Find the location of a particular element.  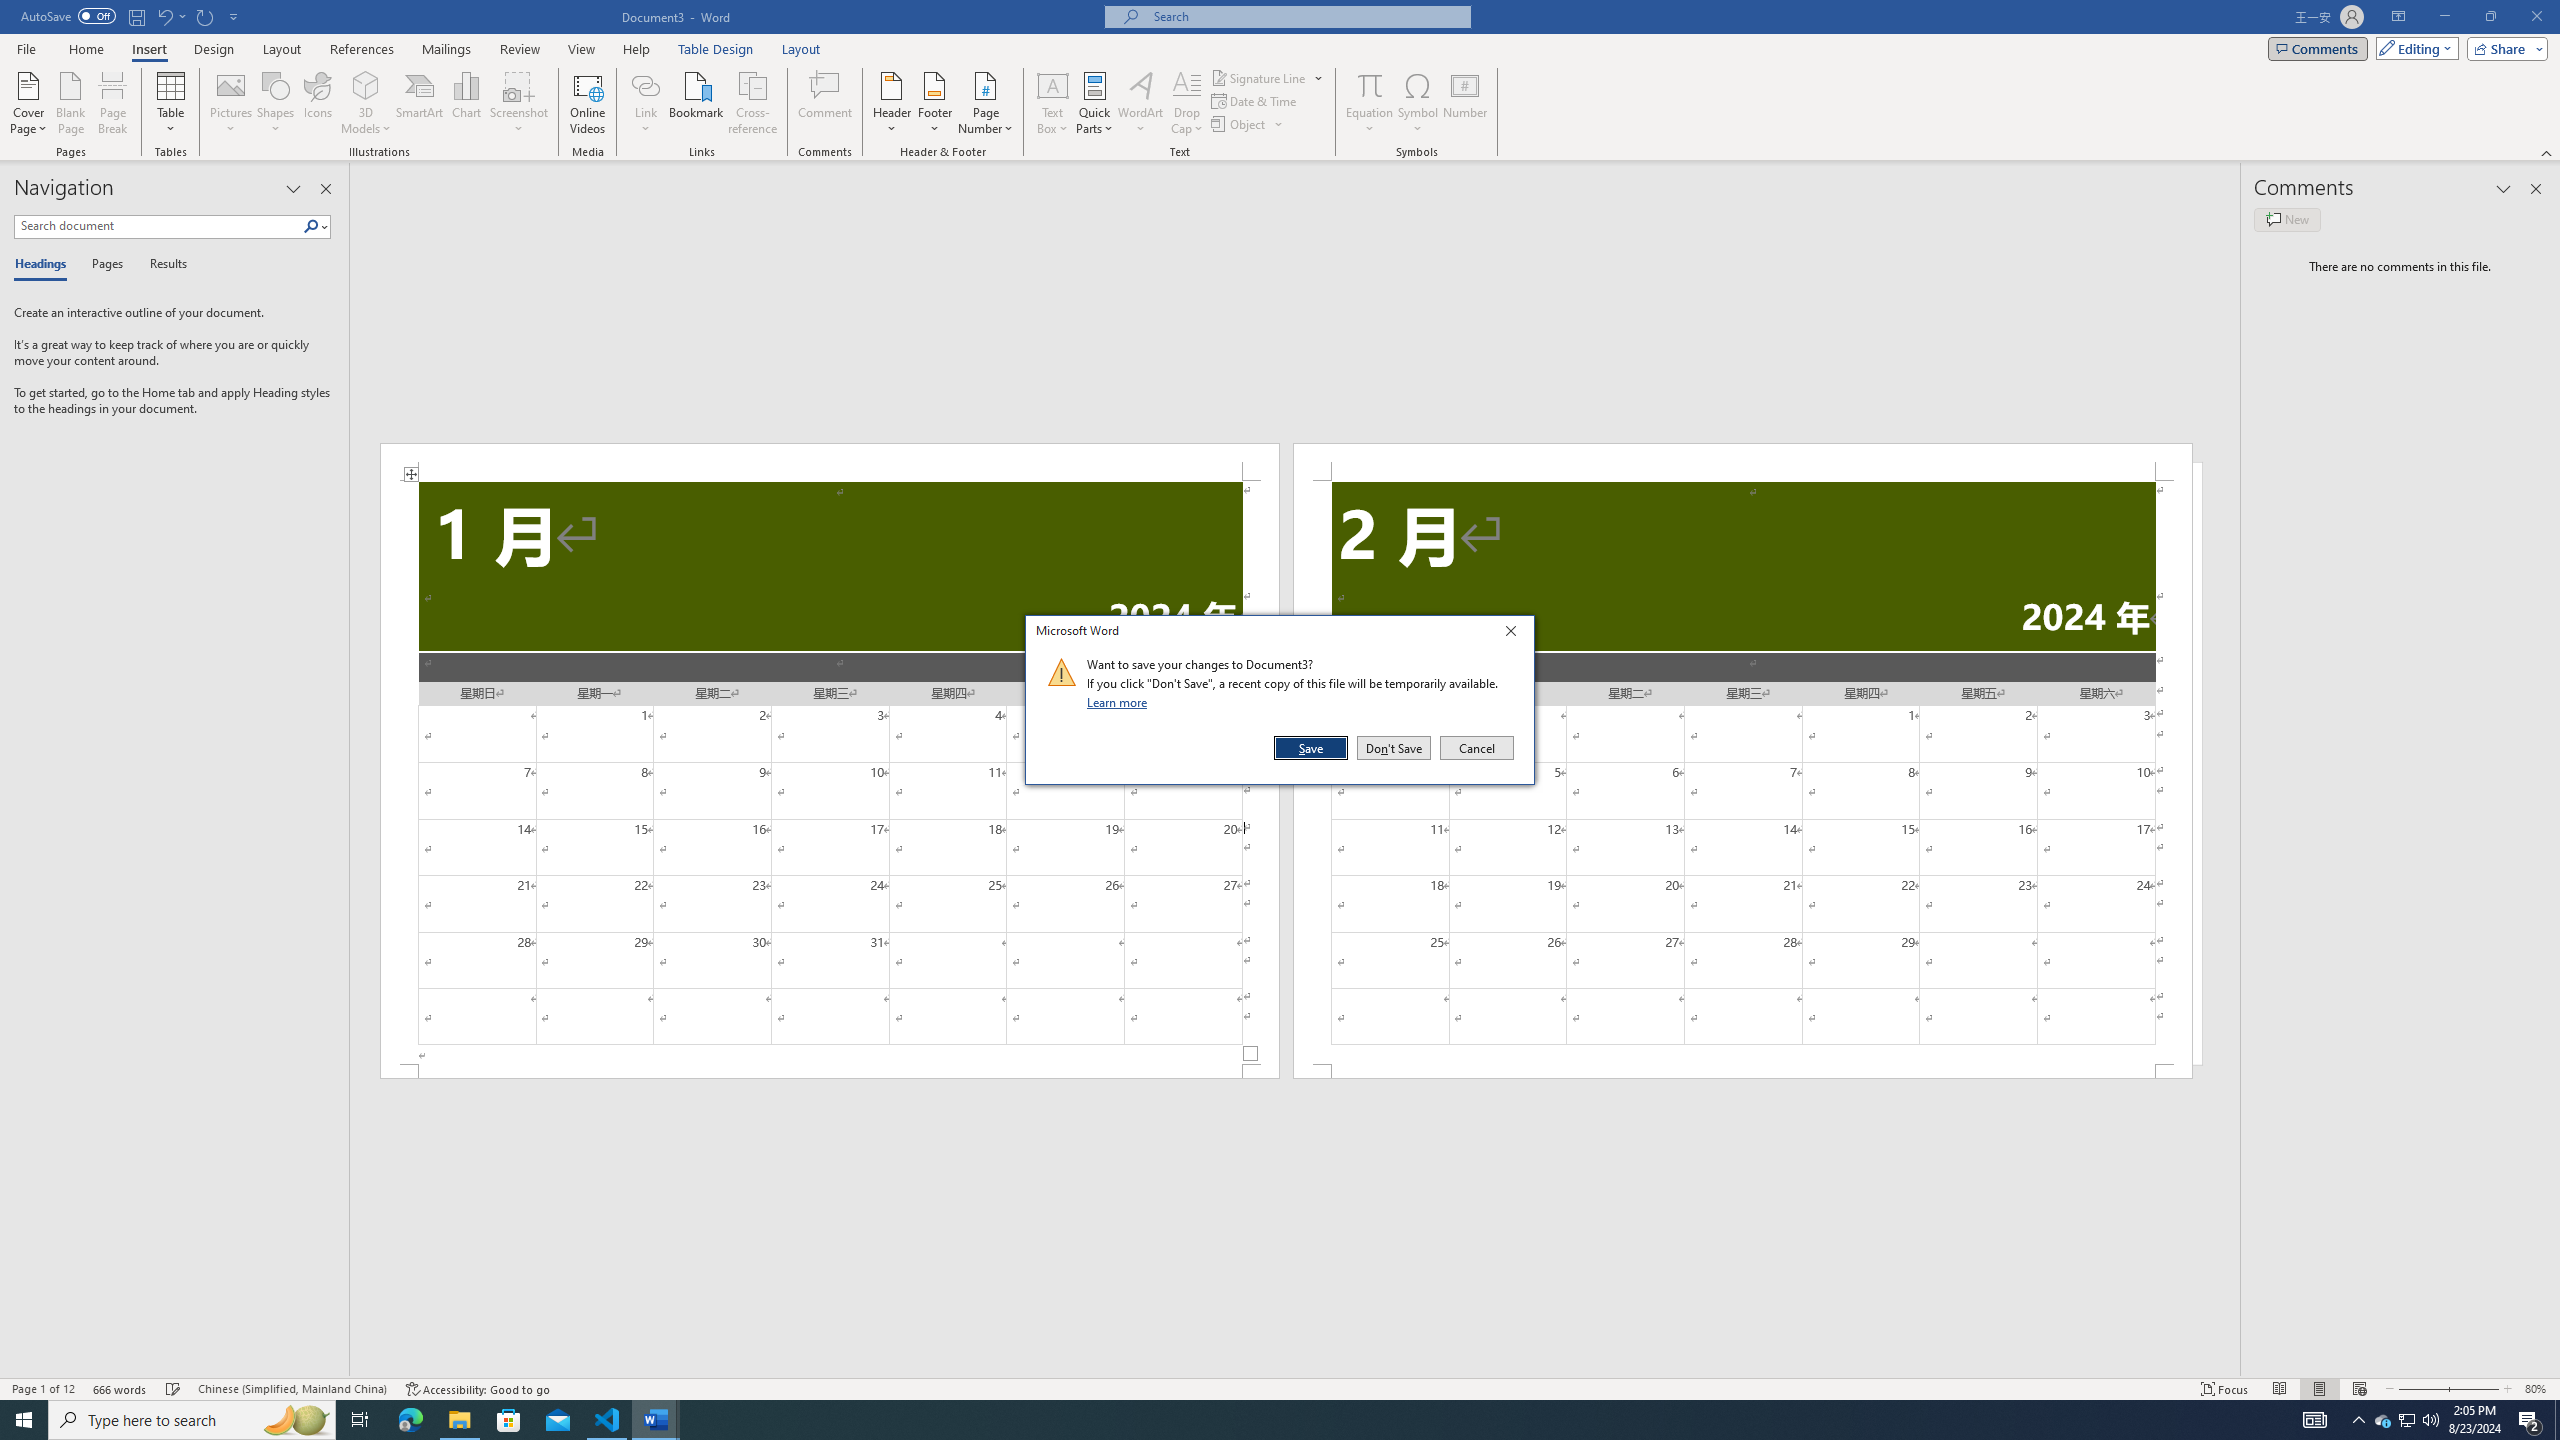

'Headings' is located at coordinates (44, 264).